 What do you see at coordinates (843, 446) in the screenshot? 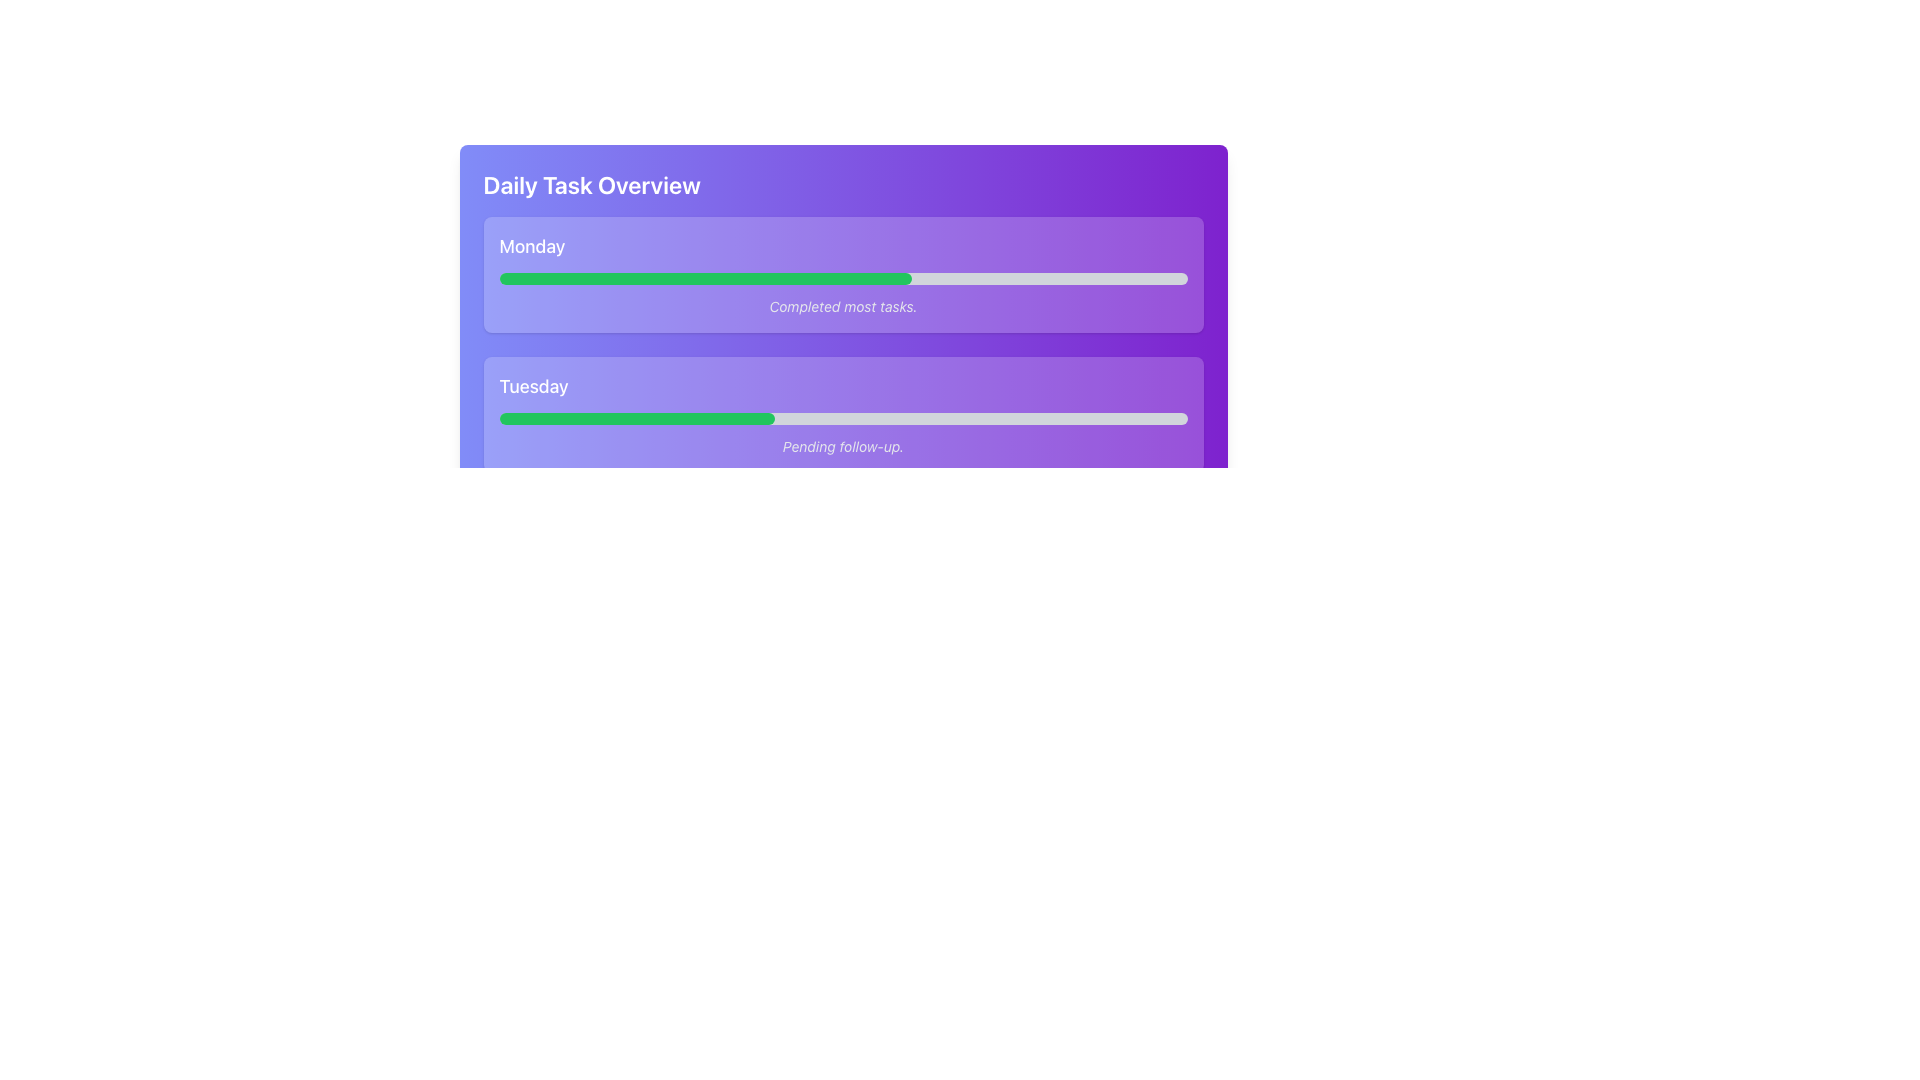
I see `the text label displaying 'Pending follow-up.' which is located beneath the progress bar in the Tuesday section of the task overview interface` at bounding box center [843, 446].